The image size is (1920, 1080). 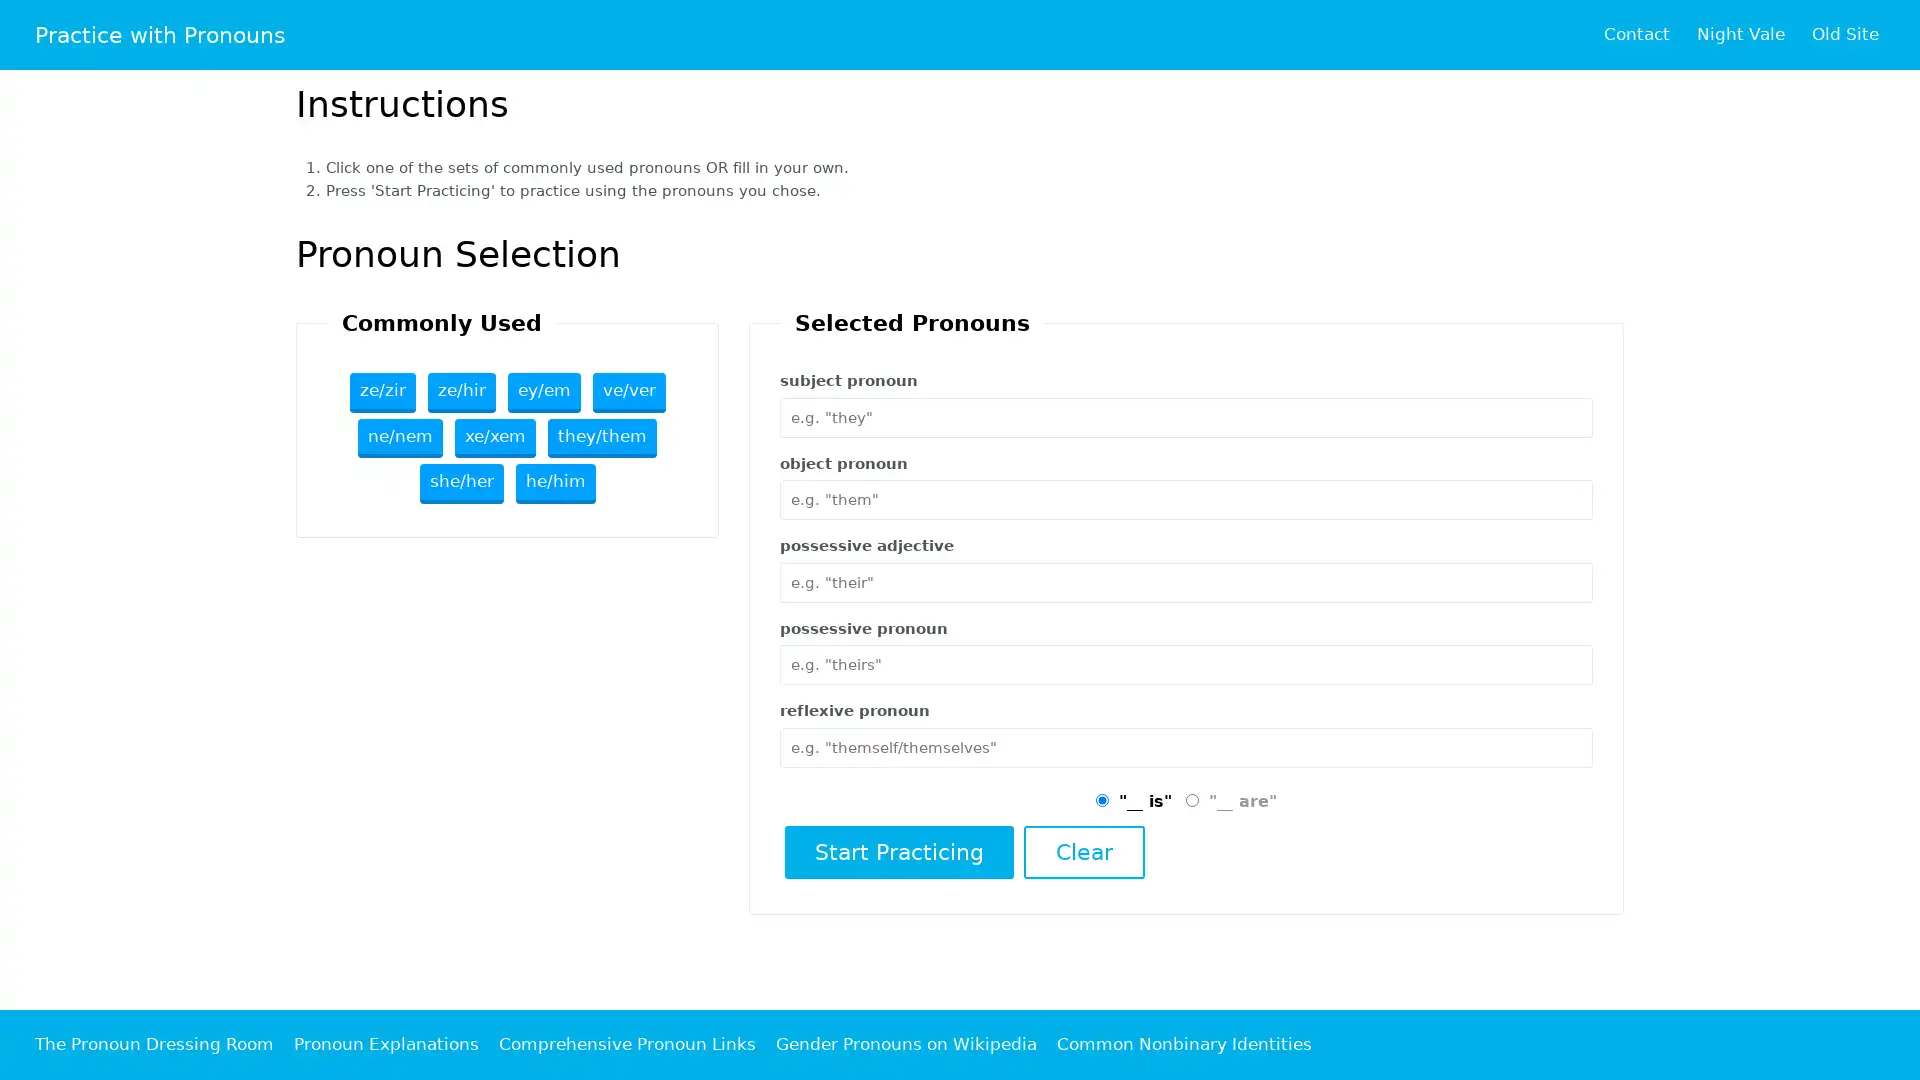 What do you see at coordinates (555, 483) in the screenshot?
I see `he/him` at bounding box center [555, 483].